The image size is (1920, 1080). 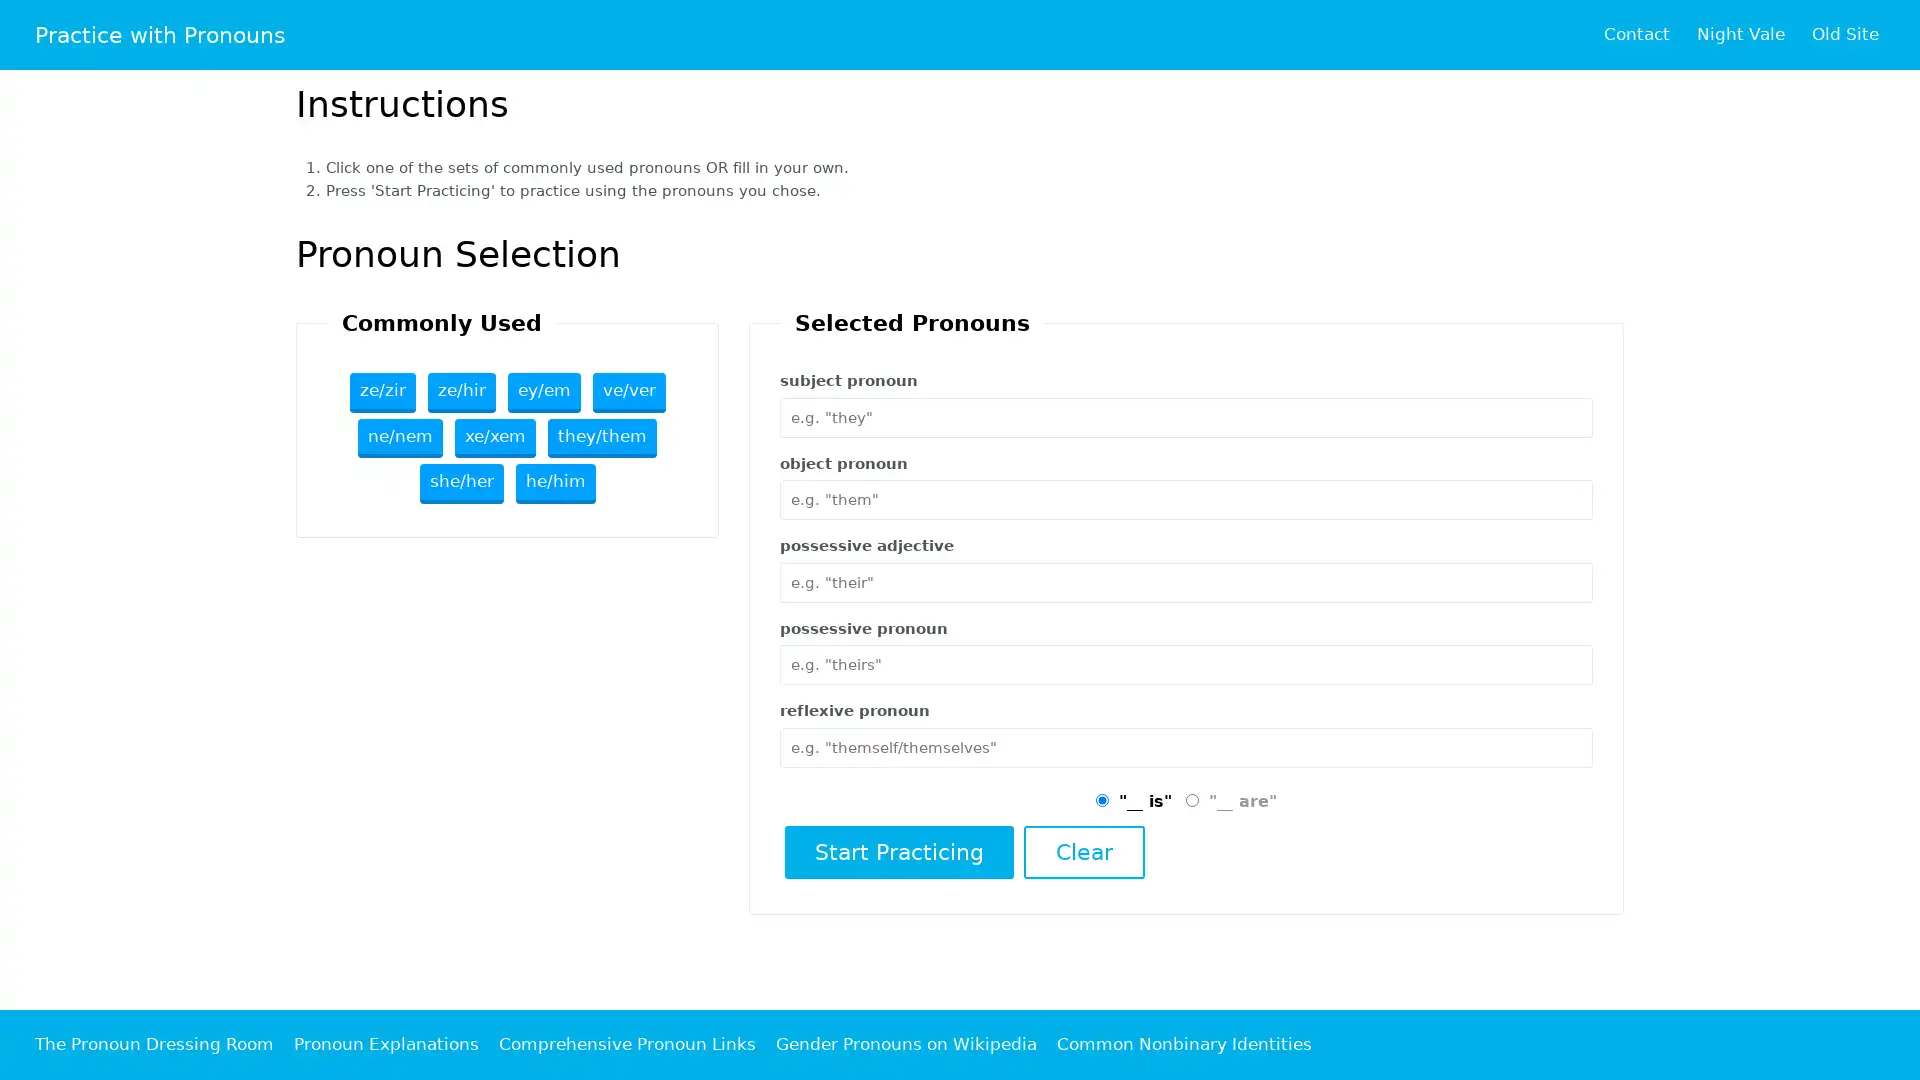 What do you see at coordinates (555, 483) in the screenshot?
I see `he/him` at bounding box center [555, 483].